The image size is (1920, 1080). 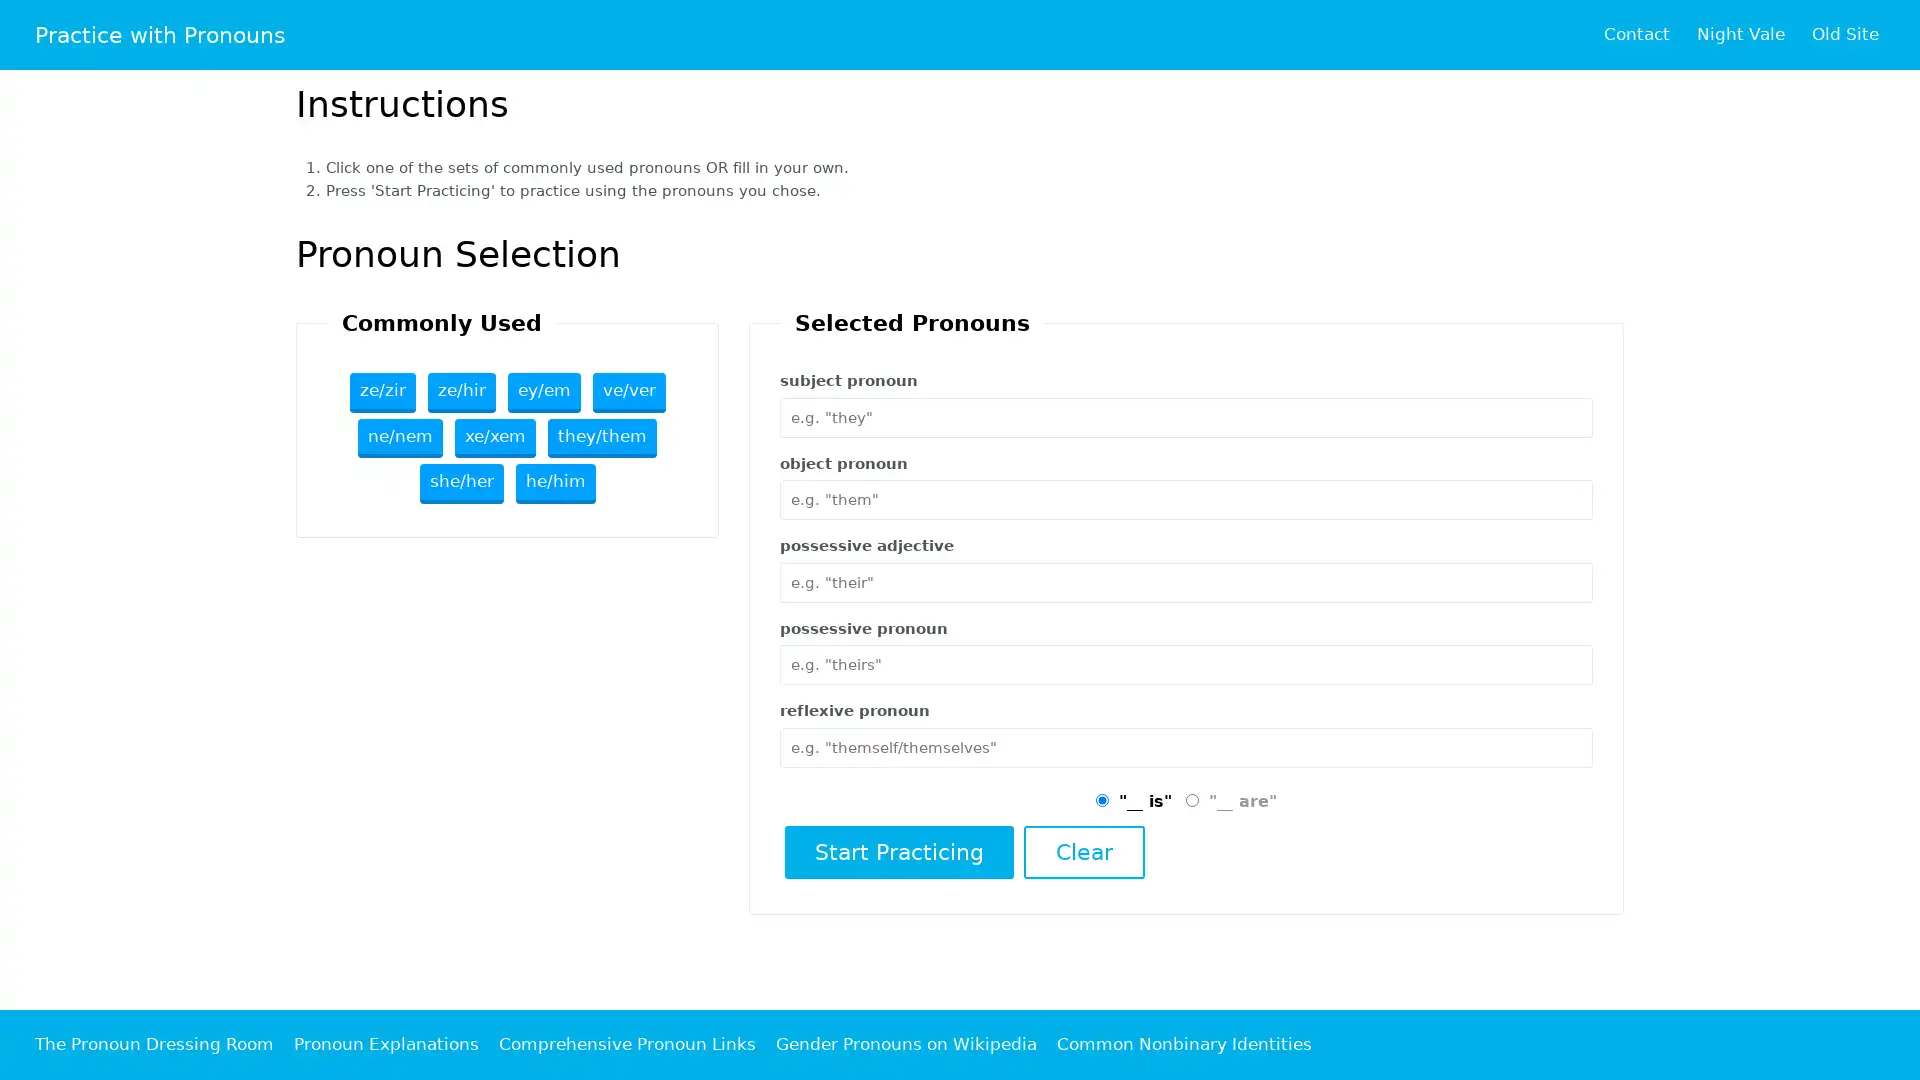 What do you see at coordinates (555, 483) in the screenshot?
I see `he/him` at bounding box center [555, 483].